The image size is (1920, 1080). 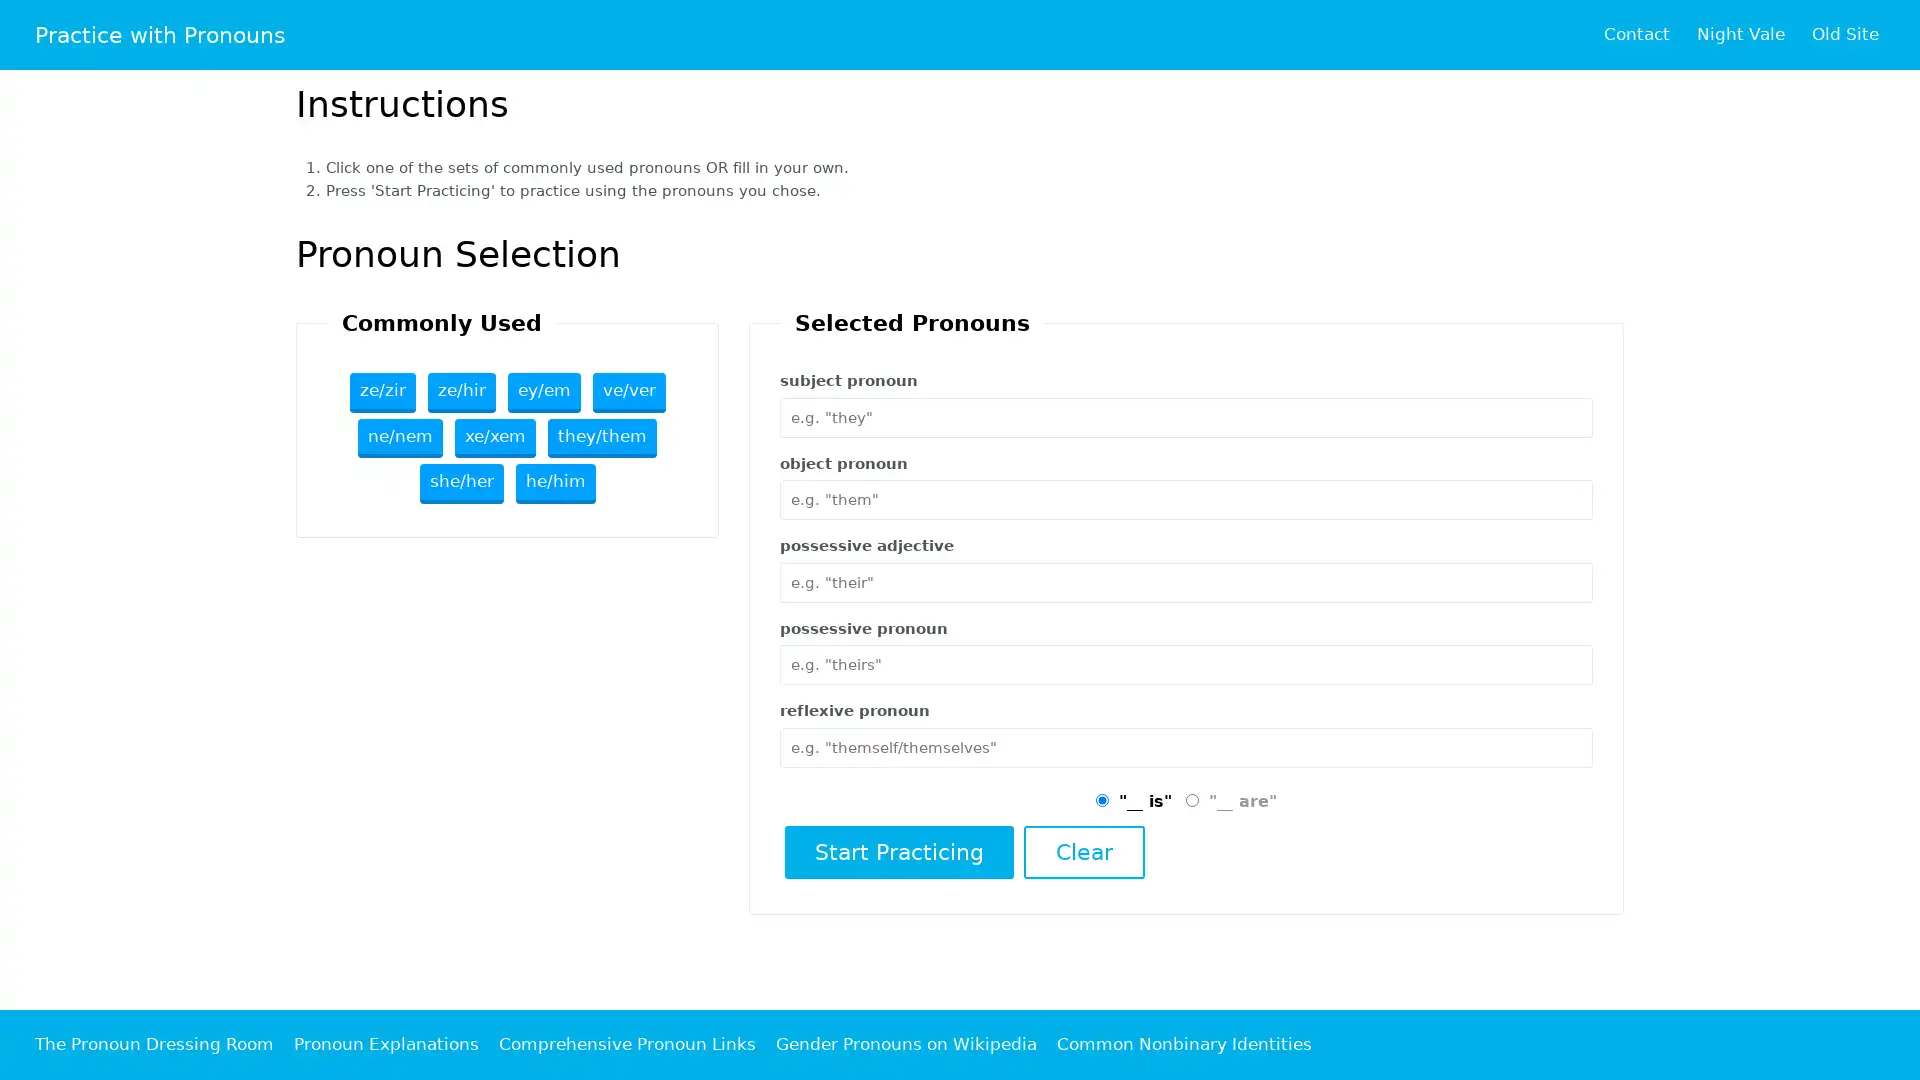 What do you see at coordinates (555, 483) in the screenshot?
I see `he/him` at bounding box center [555, 483].